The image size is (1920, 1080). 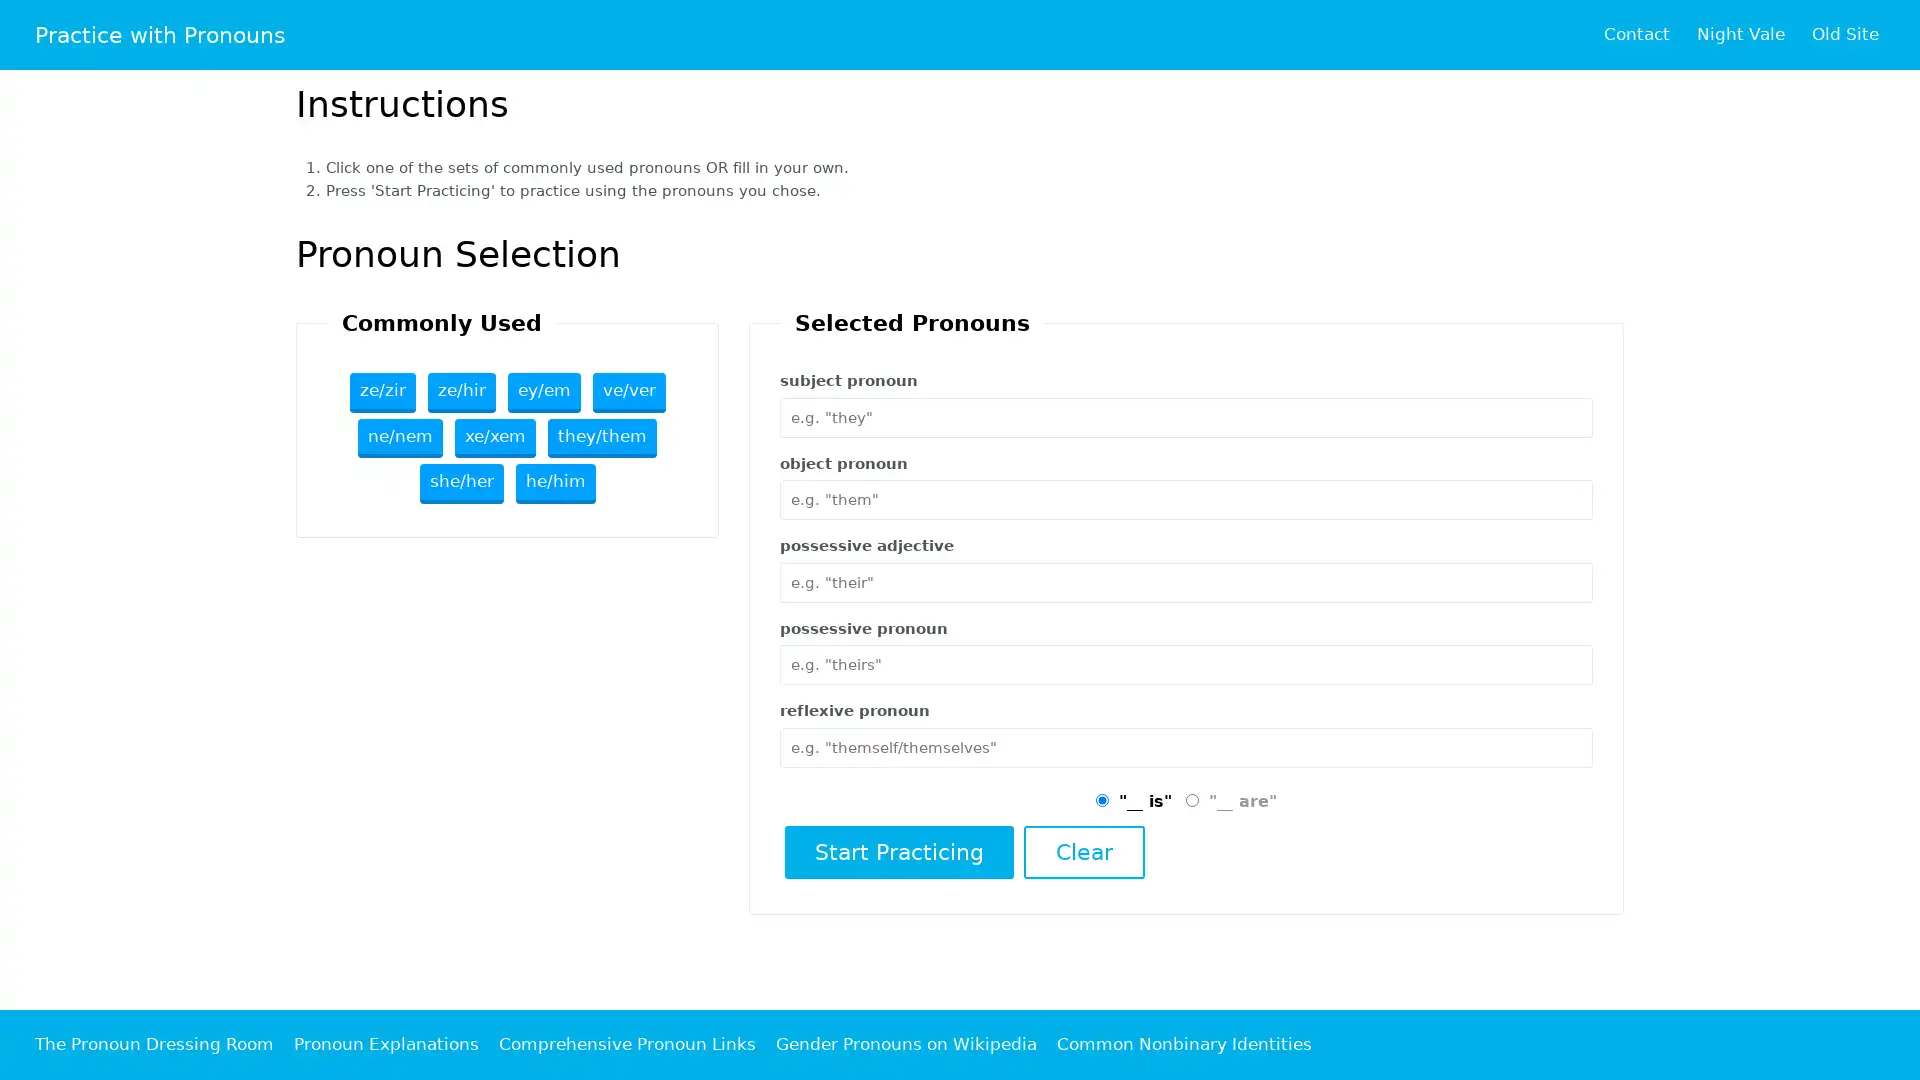 What do you see at coordinates (555, 483) in the screenshot?
I see `he/him` at bounding box center [555, 483].